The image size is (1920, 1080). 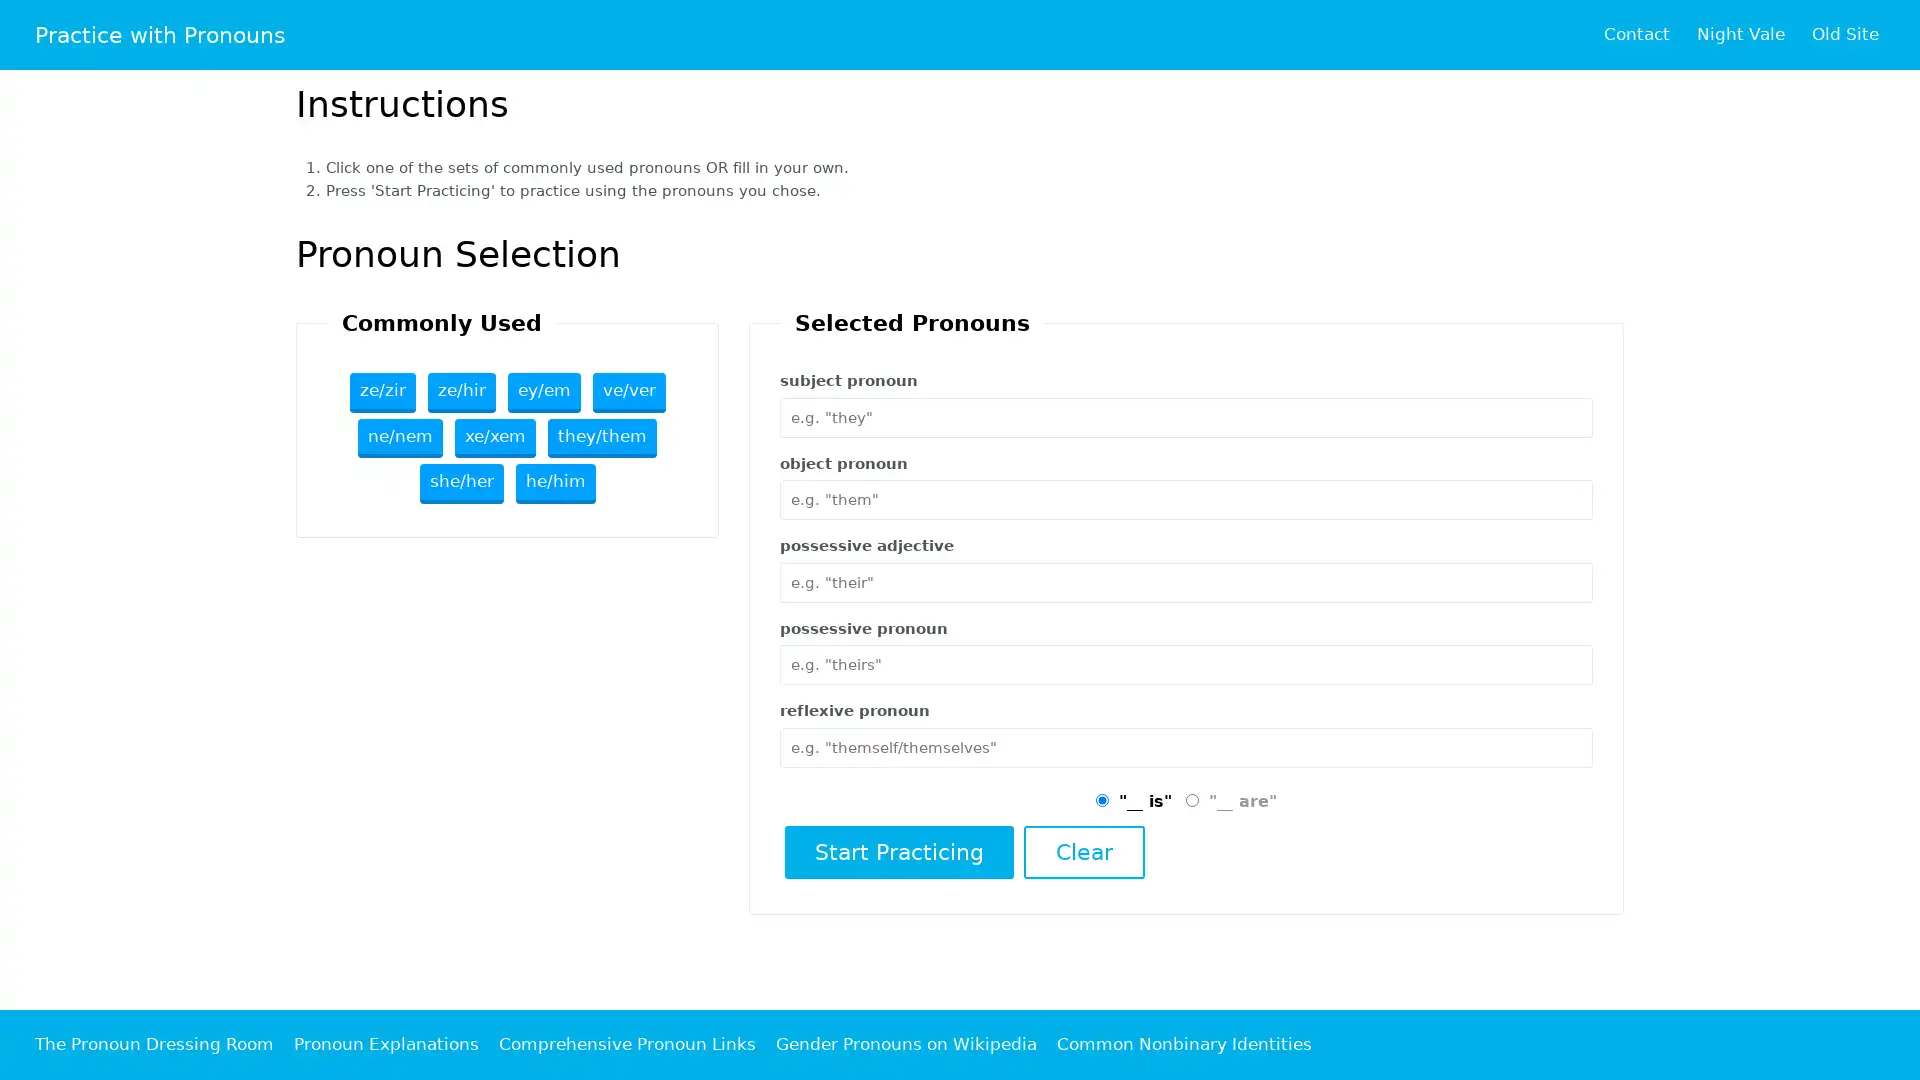 What do you see at coordinates (555, 483) in the screenshot?
I see `he/him` at bounding box center [555, 483].